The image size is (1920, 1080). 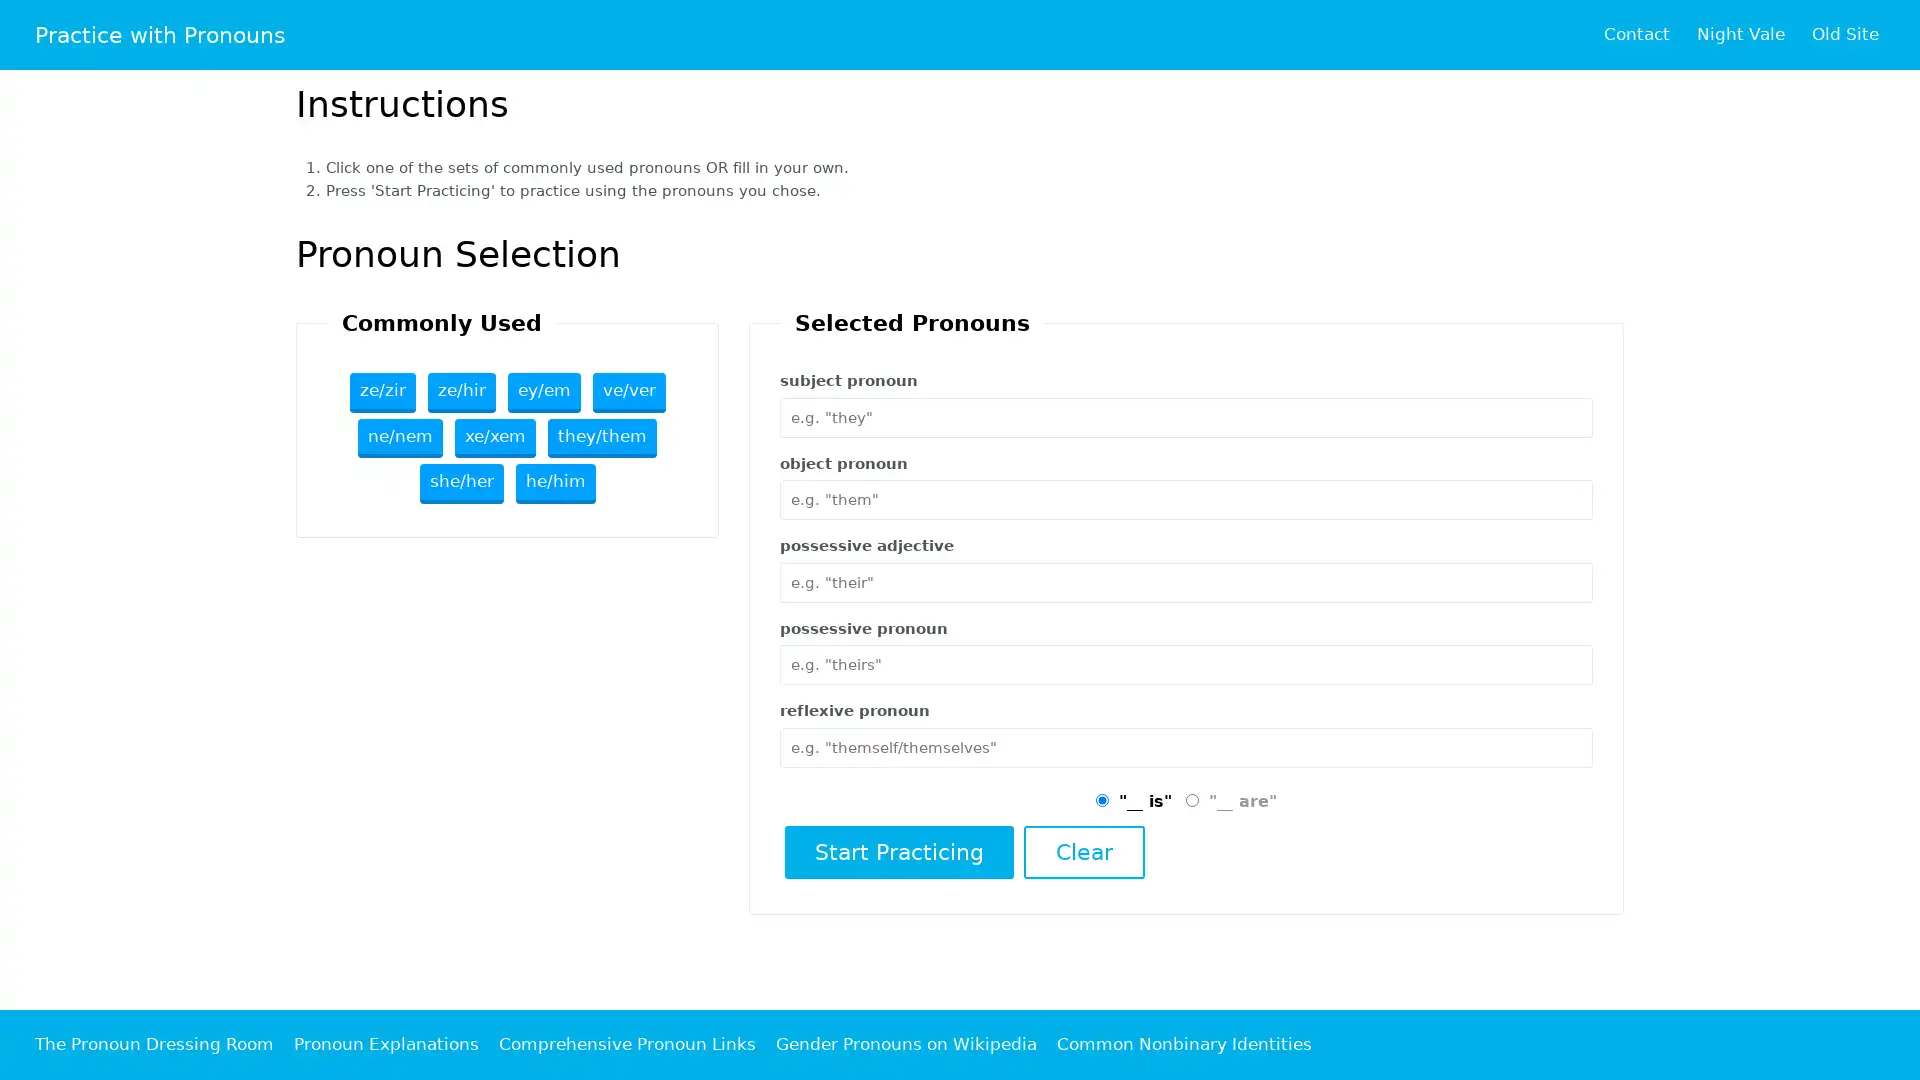 What do you see at coordinates (555, 483) in the screenshot?
I see `he/him` at bounding box center [555, 483].